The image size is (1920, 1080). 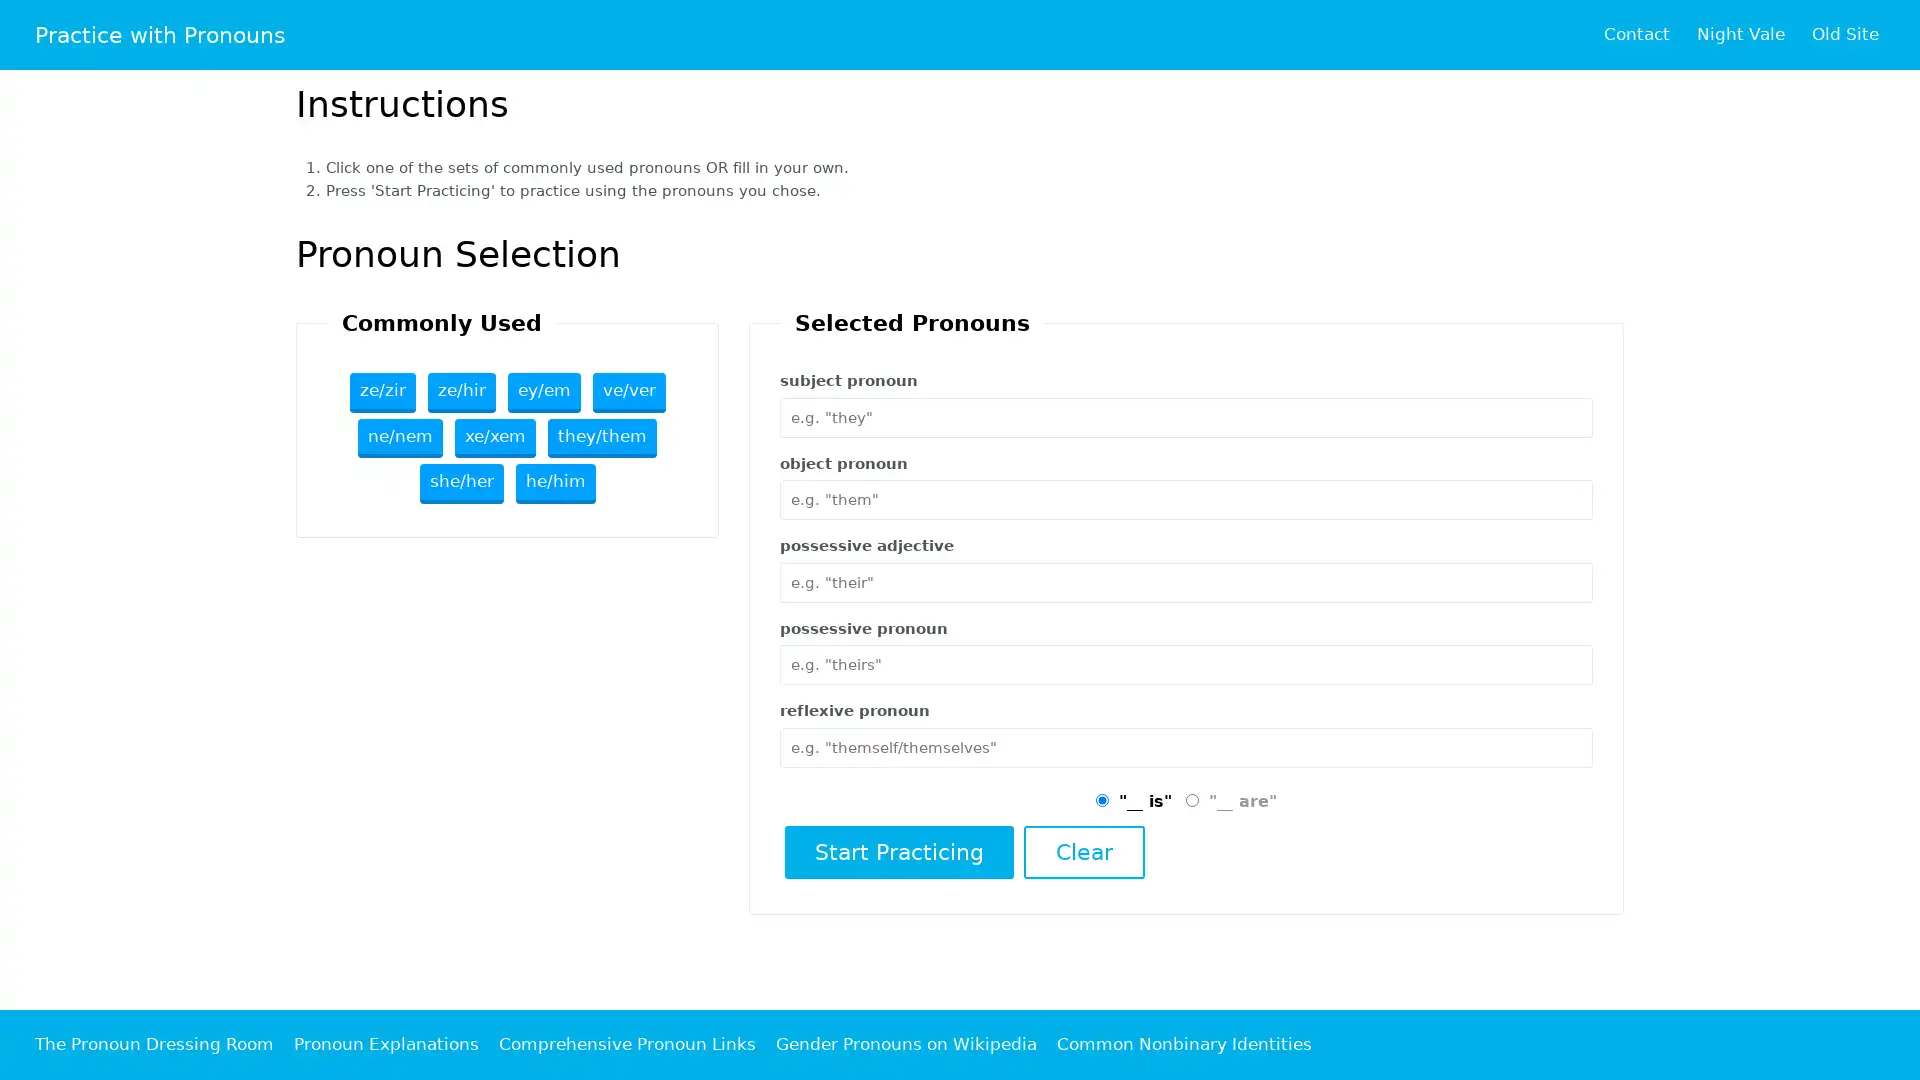 What do you see at coordinates (555, 483) in the screenshot?
I see `he/him` at bounding box center [555, 483].